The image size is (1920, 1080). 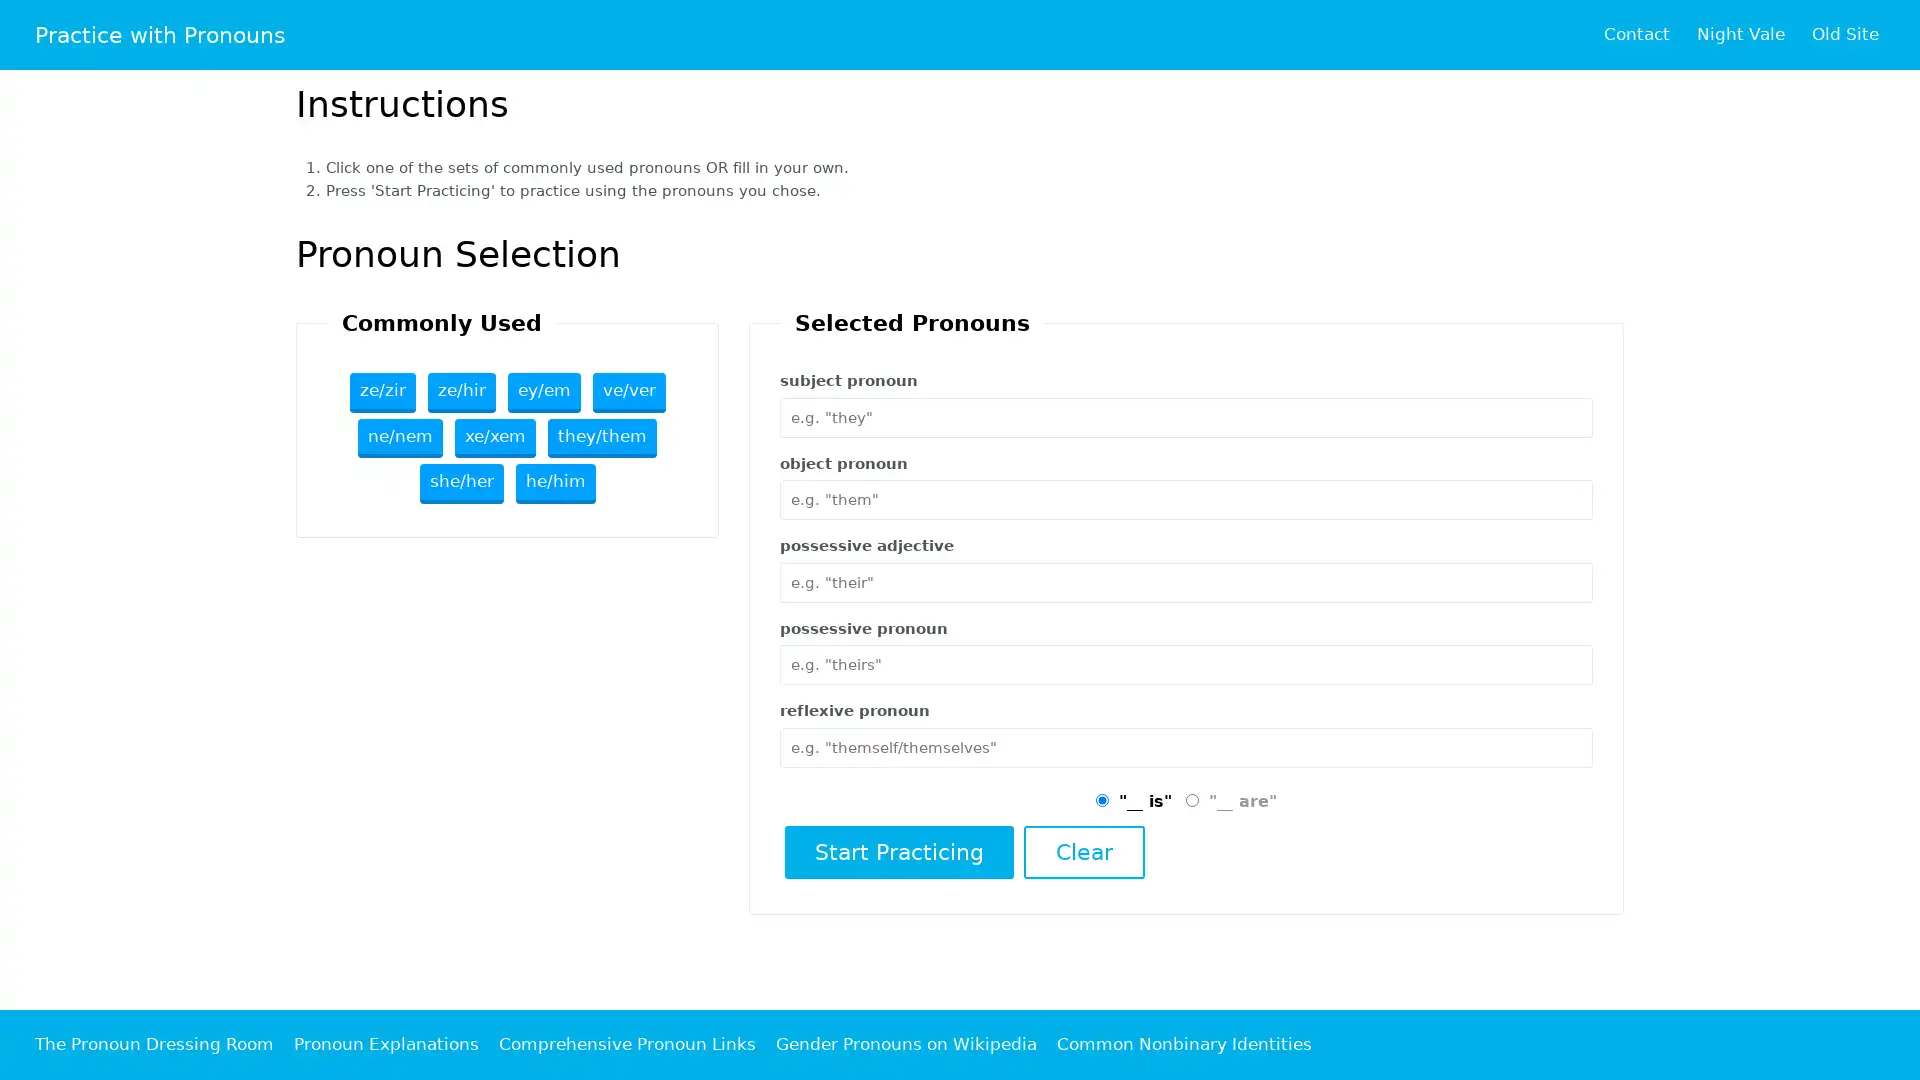 What do you see at coordinates (555, 483) in the screenshot?
I see `he/him` at bounding box center [555, 483].